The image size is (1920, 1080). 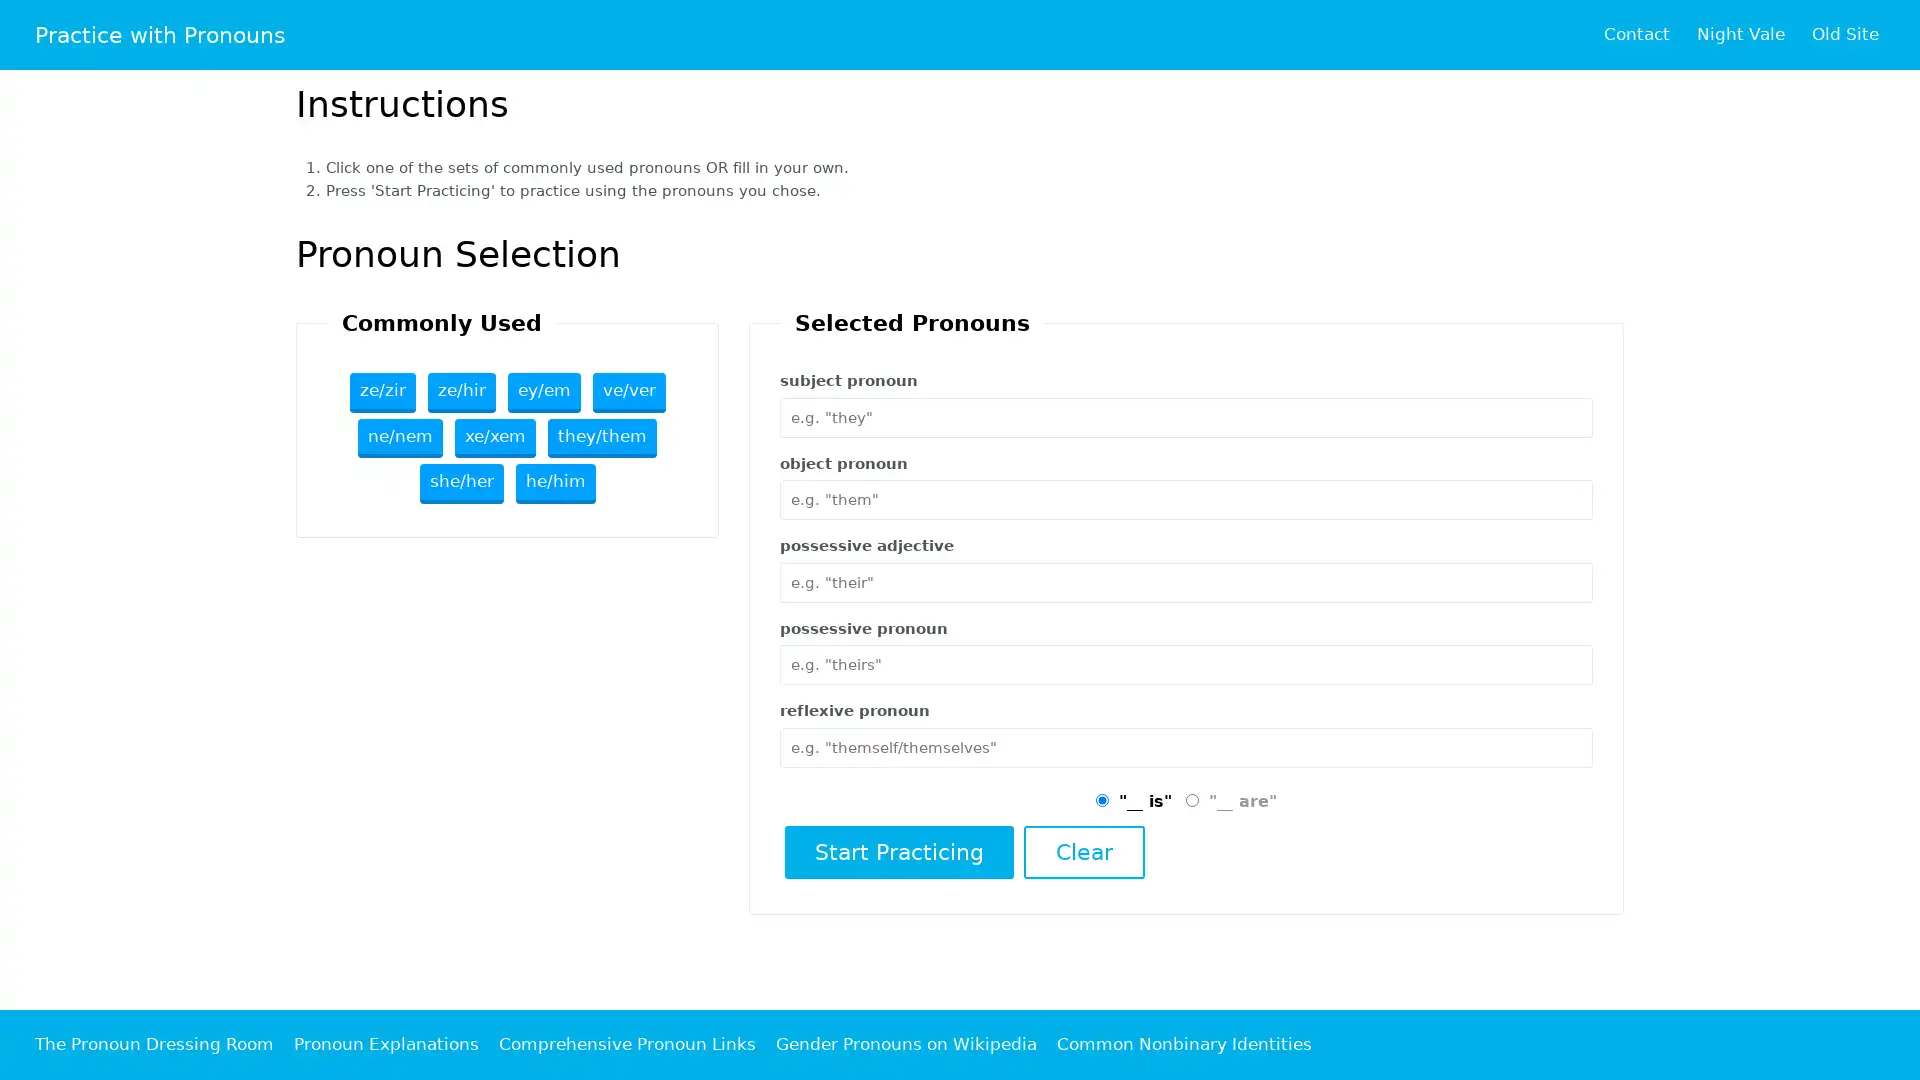 What do you see at coordinates (555, 483) in the screenshot?
I see `he/him` at bounding box center [555, 483].